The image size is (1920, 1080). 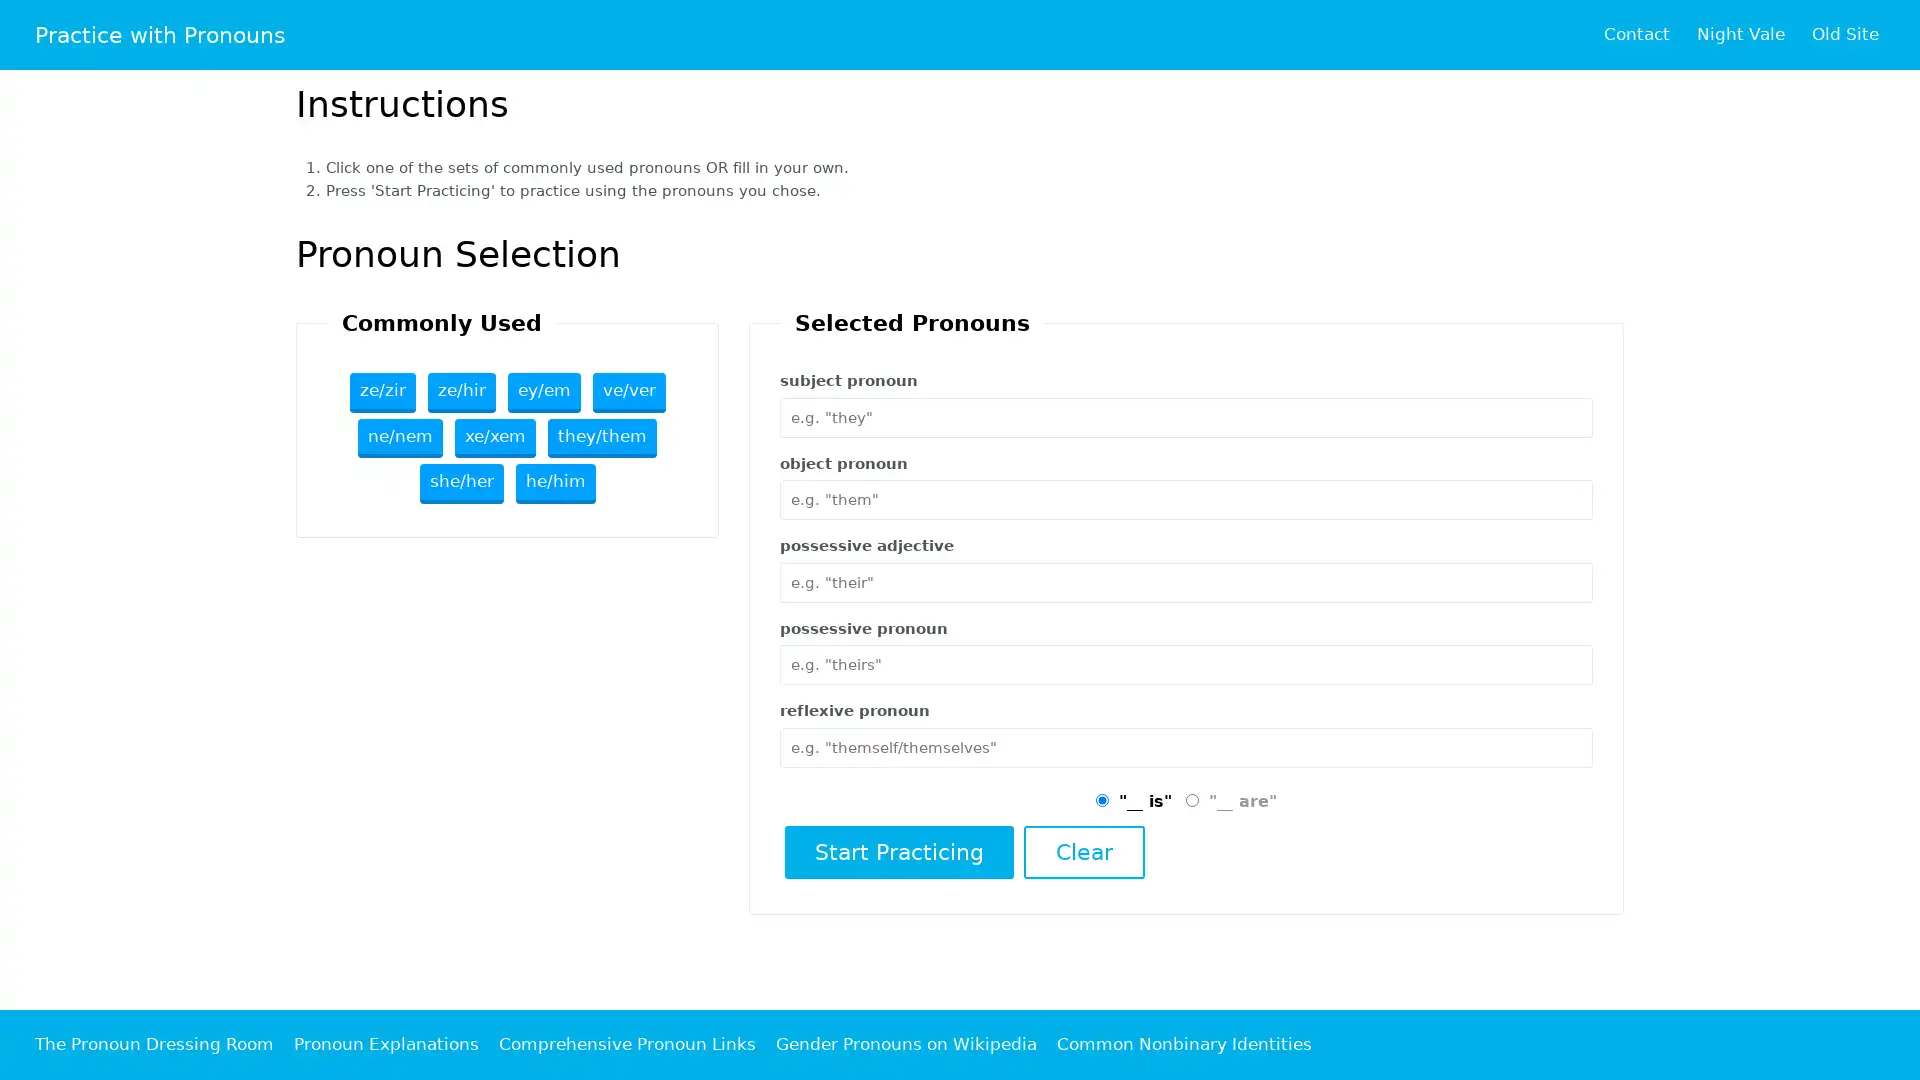 What do you see at coordinates (555, 483) in the screenshot?
I see `he/him` at bounding box center [555, 483].